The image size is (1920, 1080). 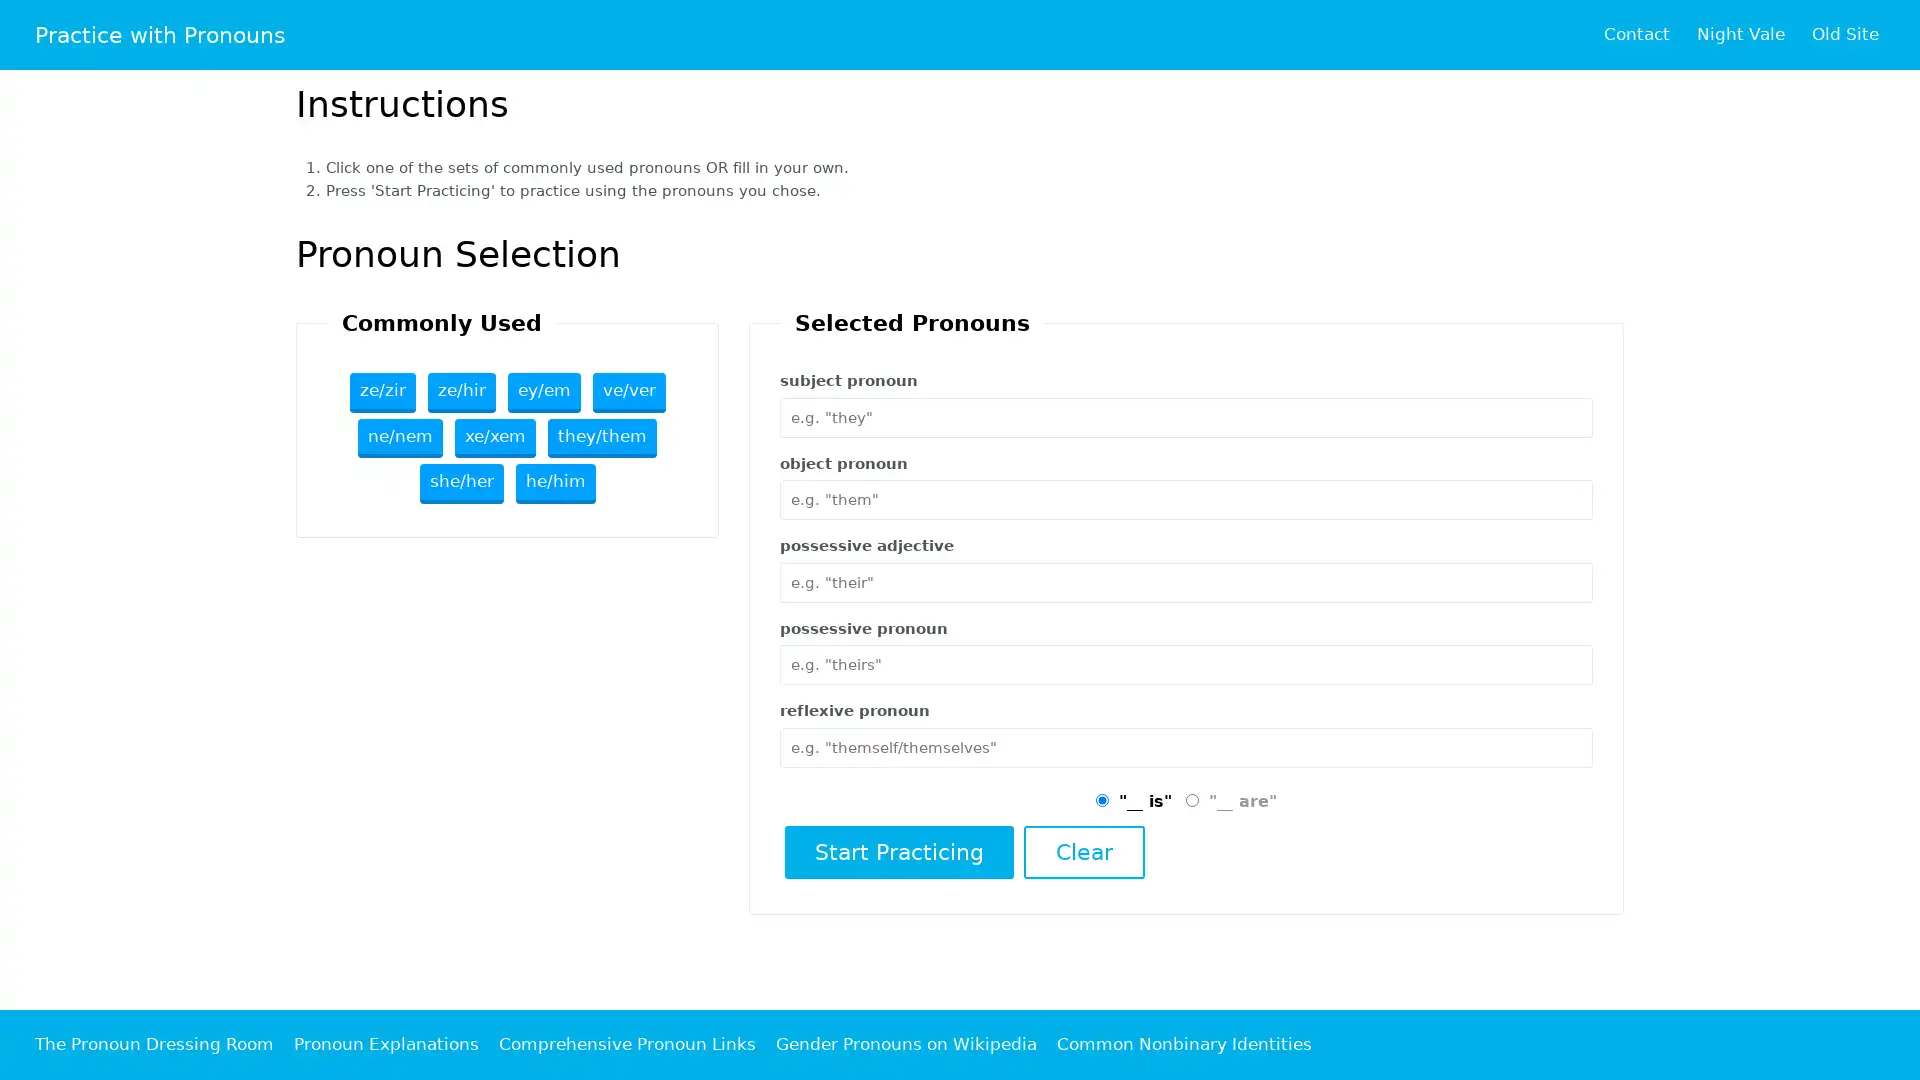 What do you see at coordinates (555, 483) in the screenshot?
I see `he/him` at bounding box center [555, 483].